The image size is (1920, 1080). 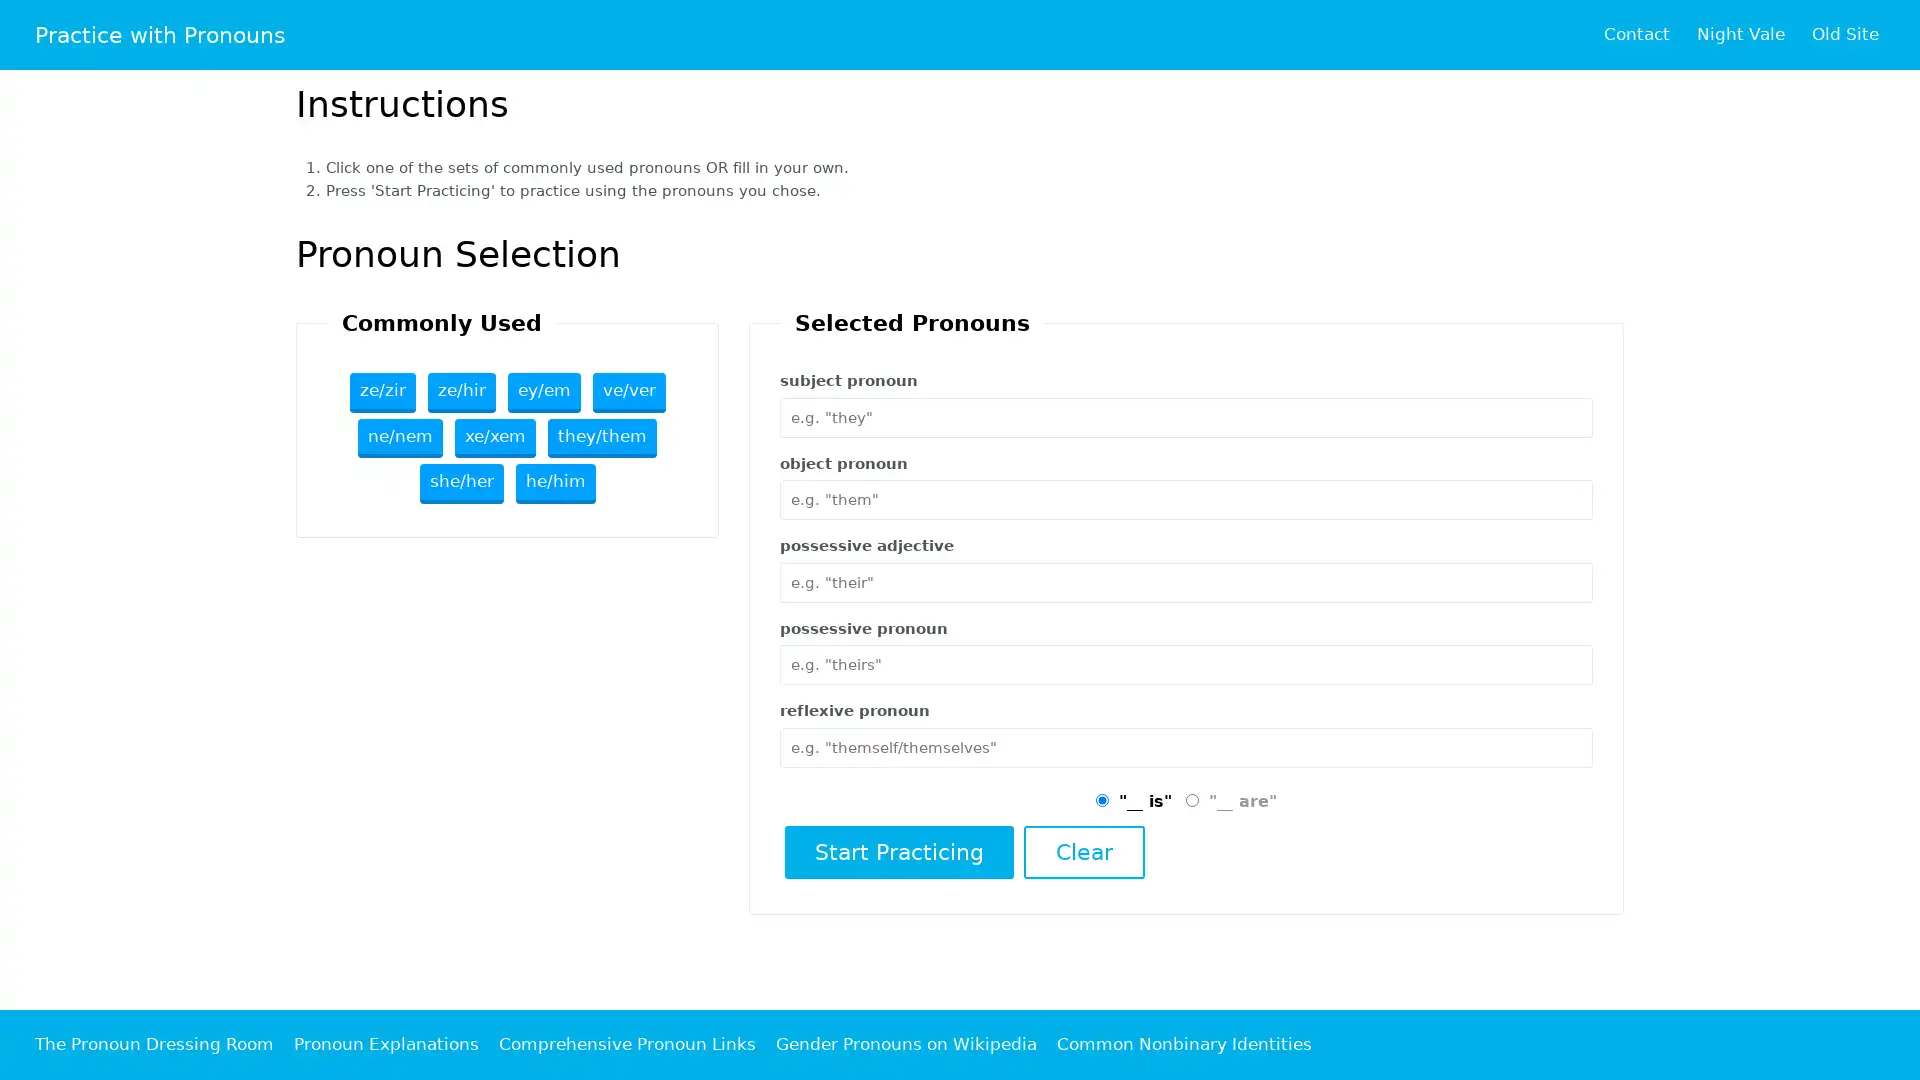 What do you see at coordinates (555, 483) in the screenshot?
I see `he/him` at bounding box center [555, 483].